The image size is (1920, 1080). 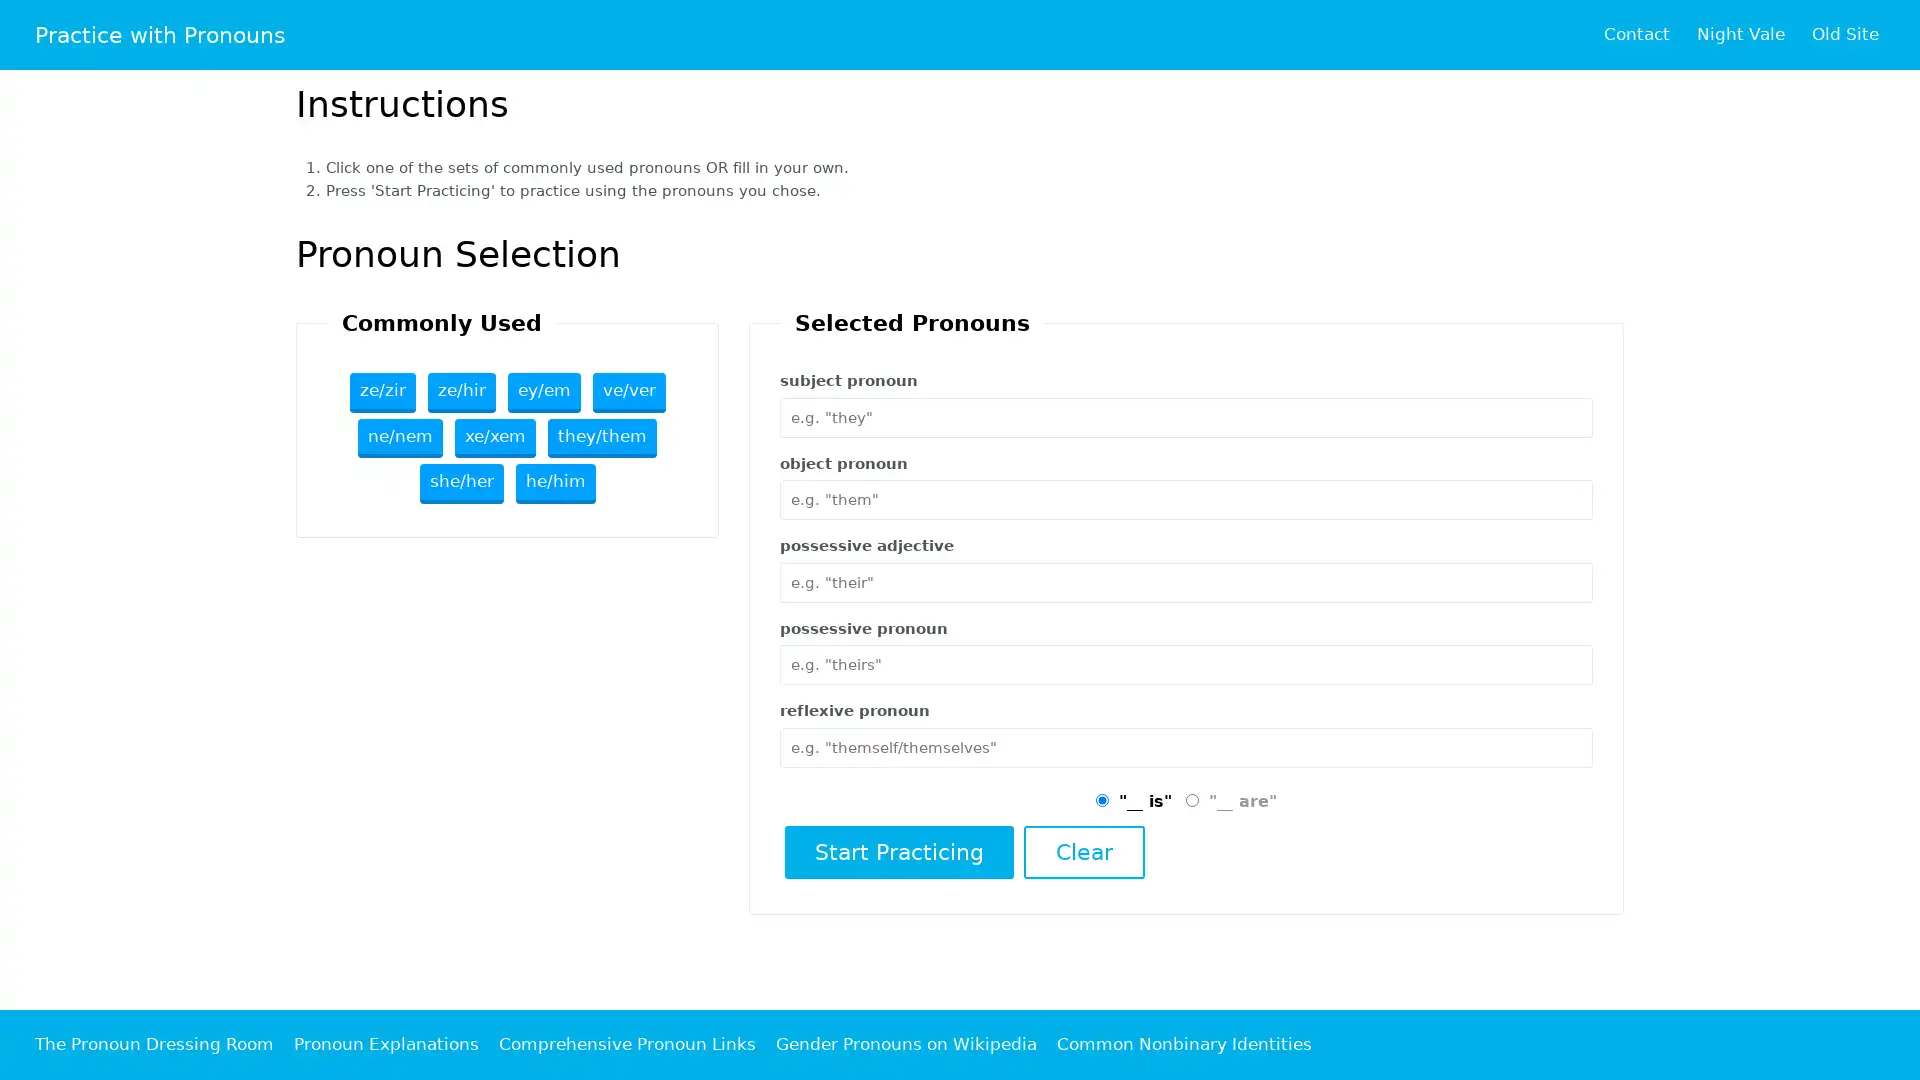 What do you see at coordinates (555, 483) in the screenshot?
I see `he/him` at bounding box center [555, 483].